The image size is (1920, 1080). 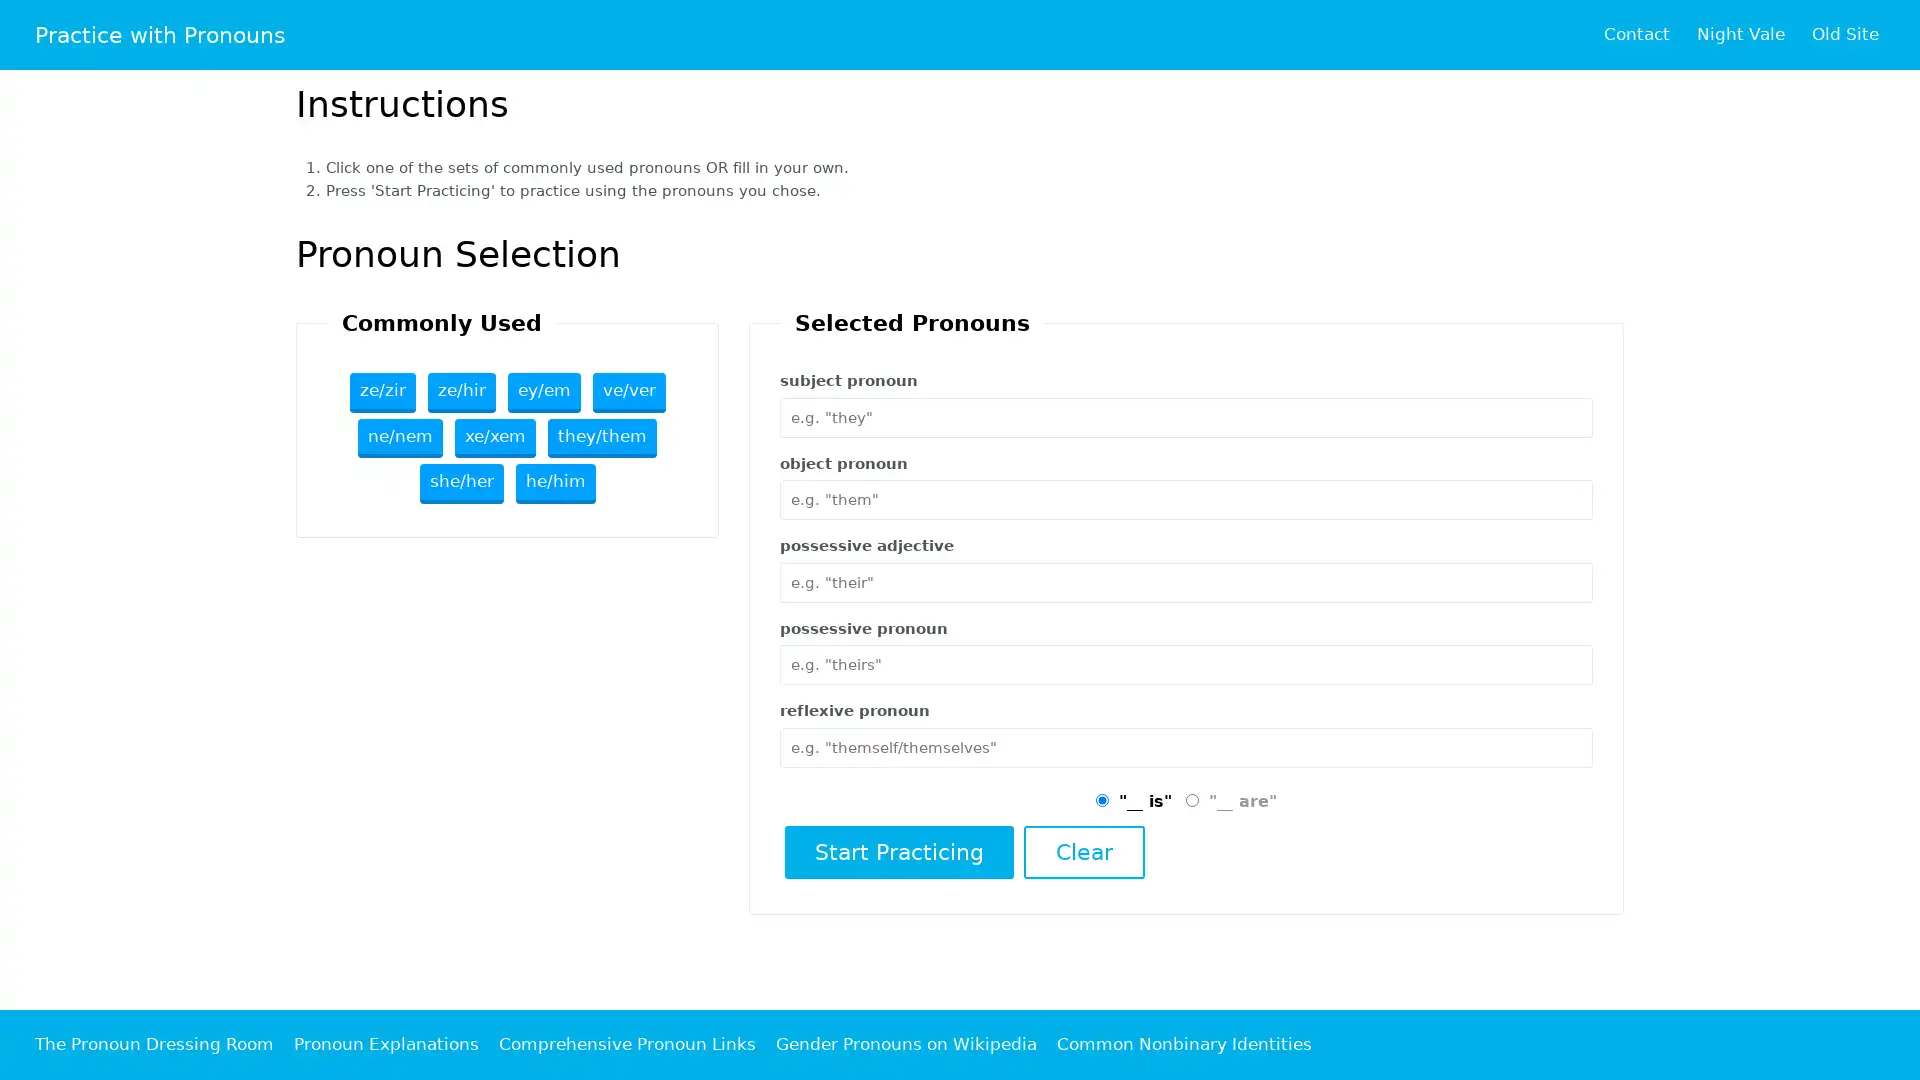 What do you see at coordinates (555, 483) in the screenshot?
I see `he/him` at bounding box center [555, 483].